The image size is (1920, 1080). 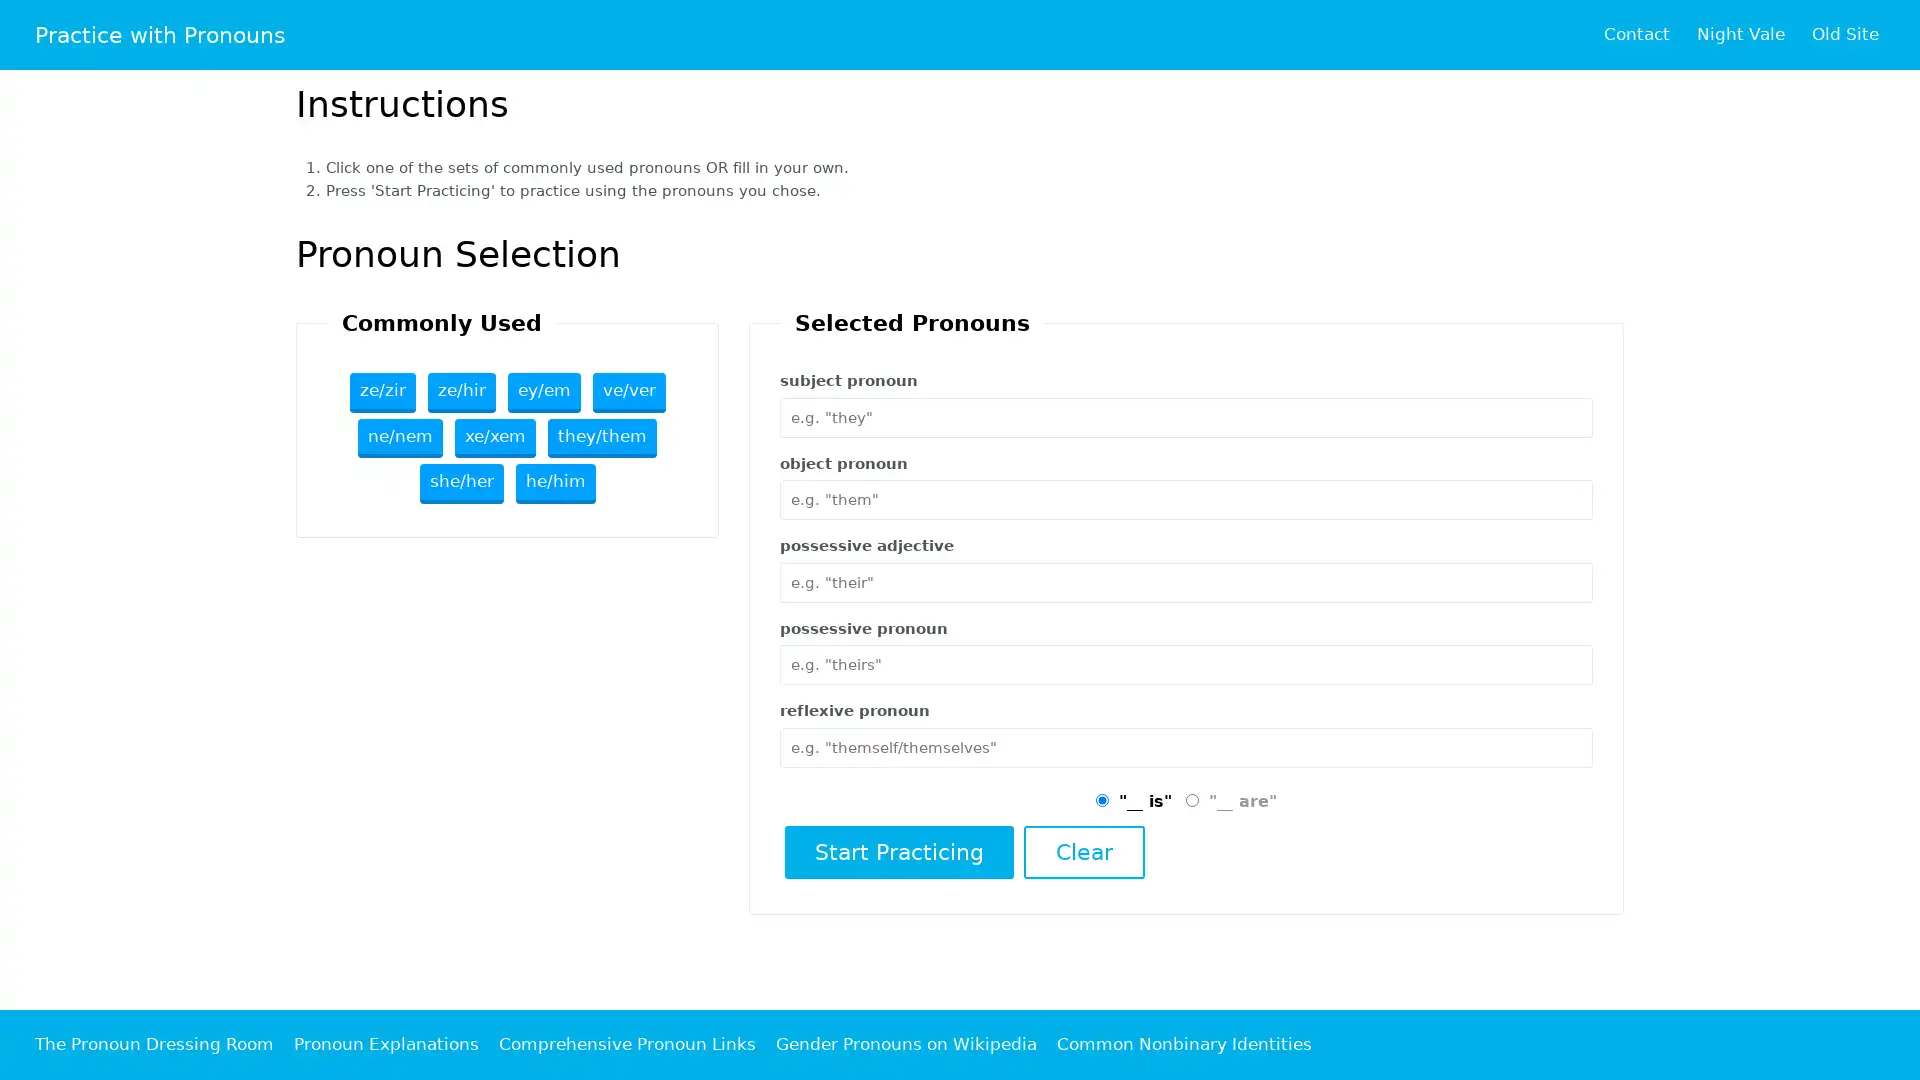 What do you see at coordinates (555, 483) in the screenshot?
I see `he/him` at bounding box center [555, 483].